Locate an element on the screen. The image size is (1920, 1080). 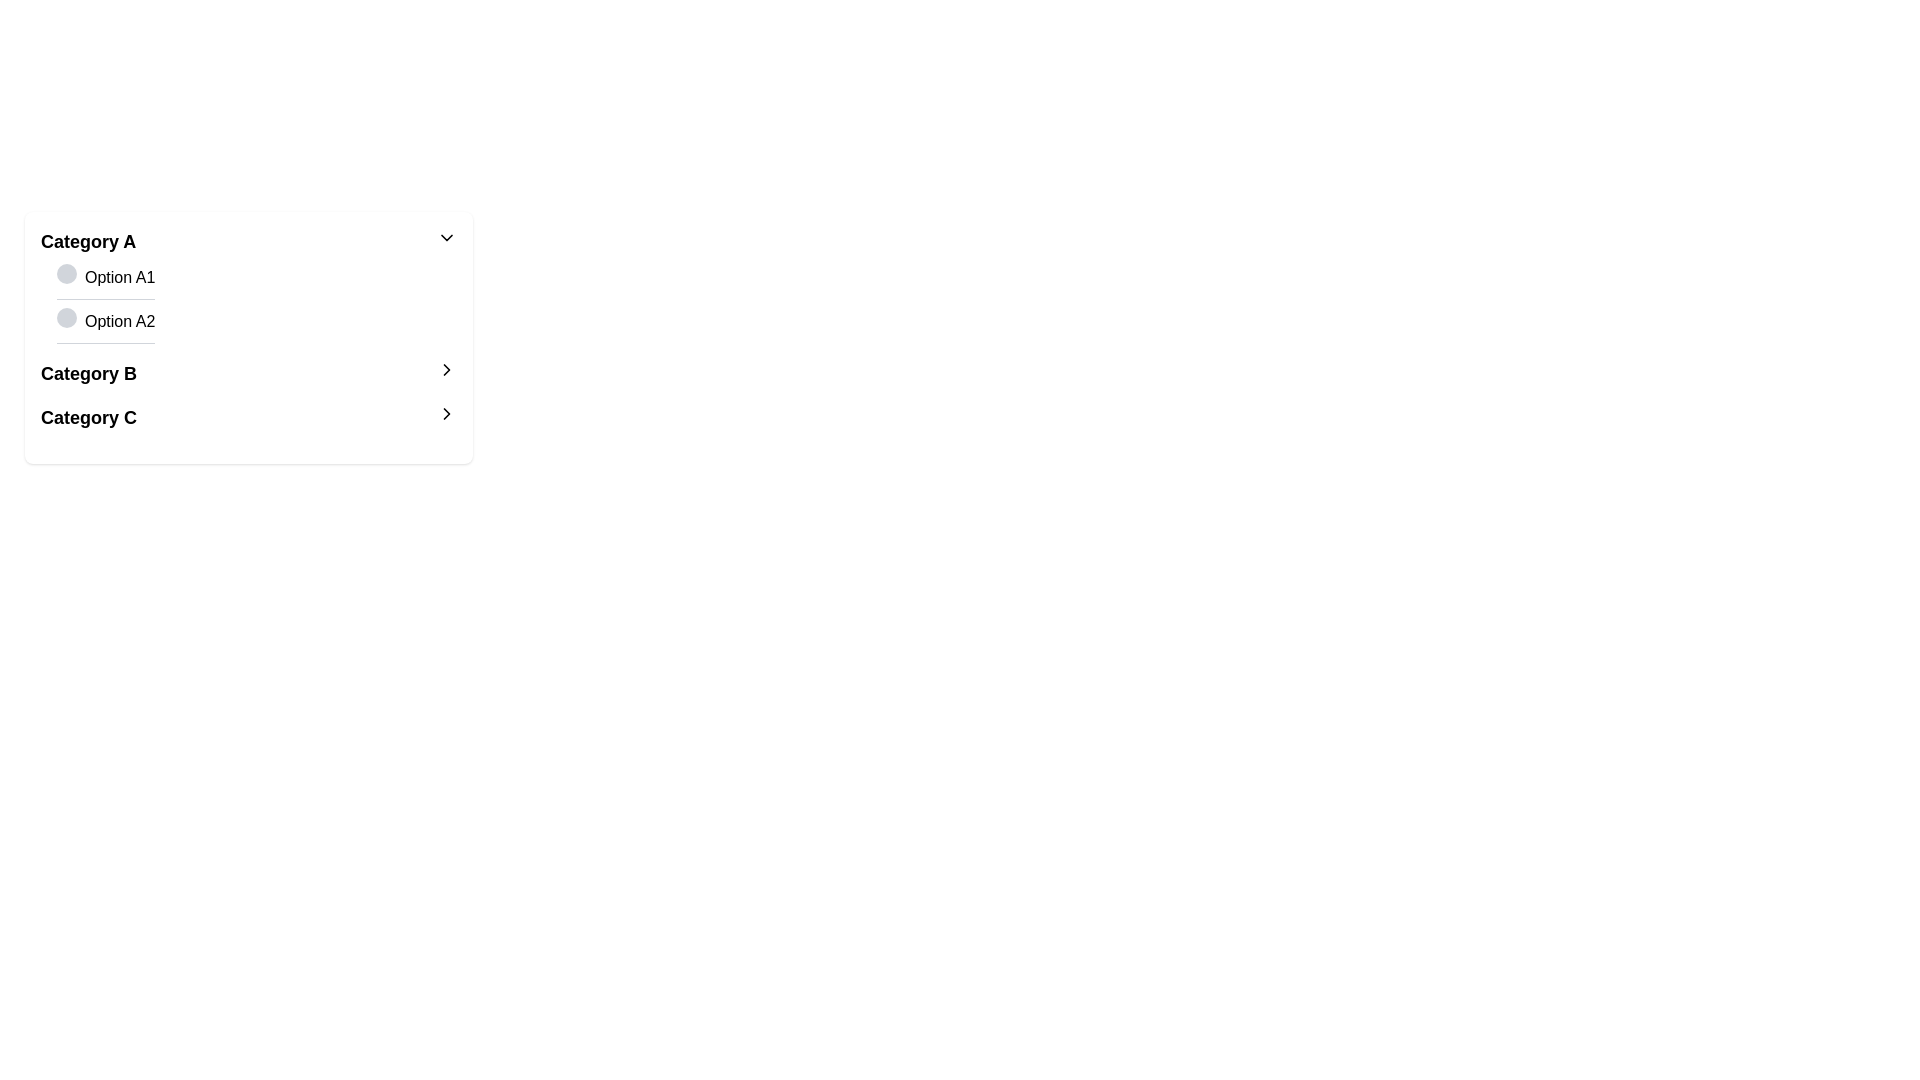
the navigation indicator positioned to the right of the 'Category B' text option within the dropdown panel, which serves to navigate to subcategories associated with 'Category B' is located at coordinates (445, 412).